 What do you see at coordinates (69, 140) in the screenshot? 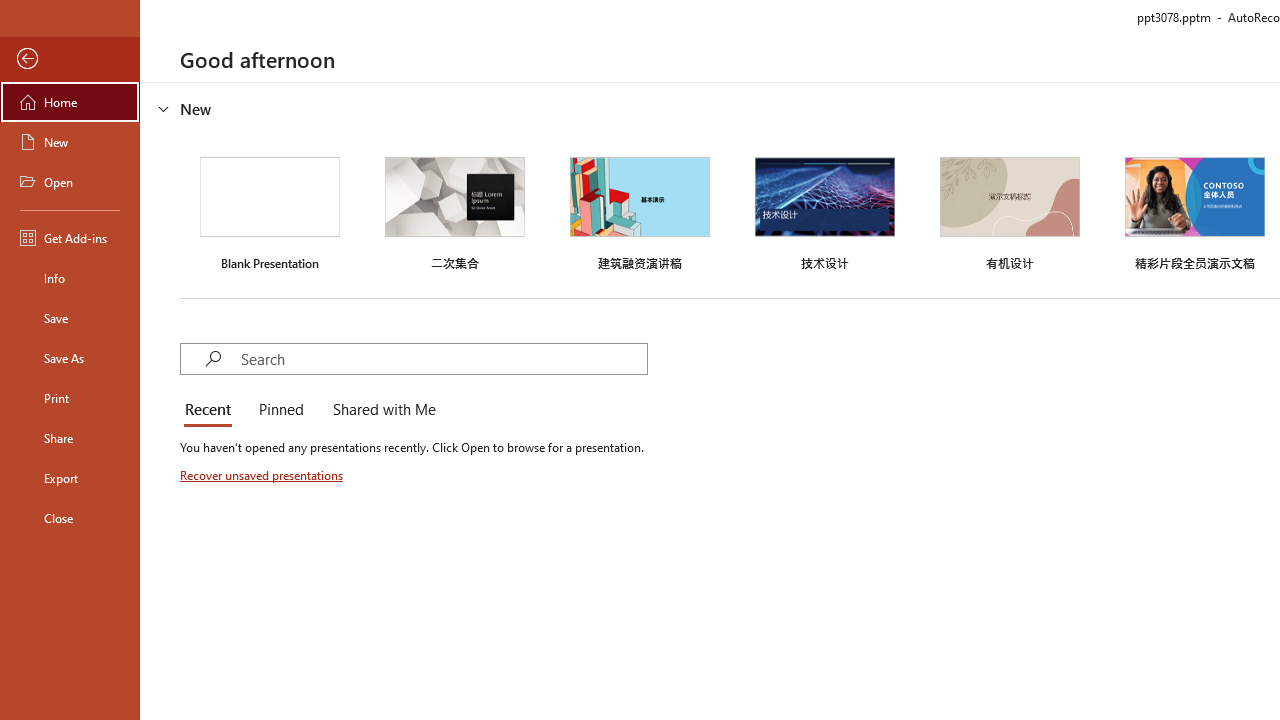
I see `'New'` at bounding box center [69, 140].